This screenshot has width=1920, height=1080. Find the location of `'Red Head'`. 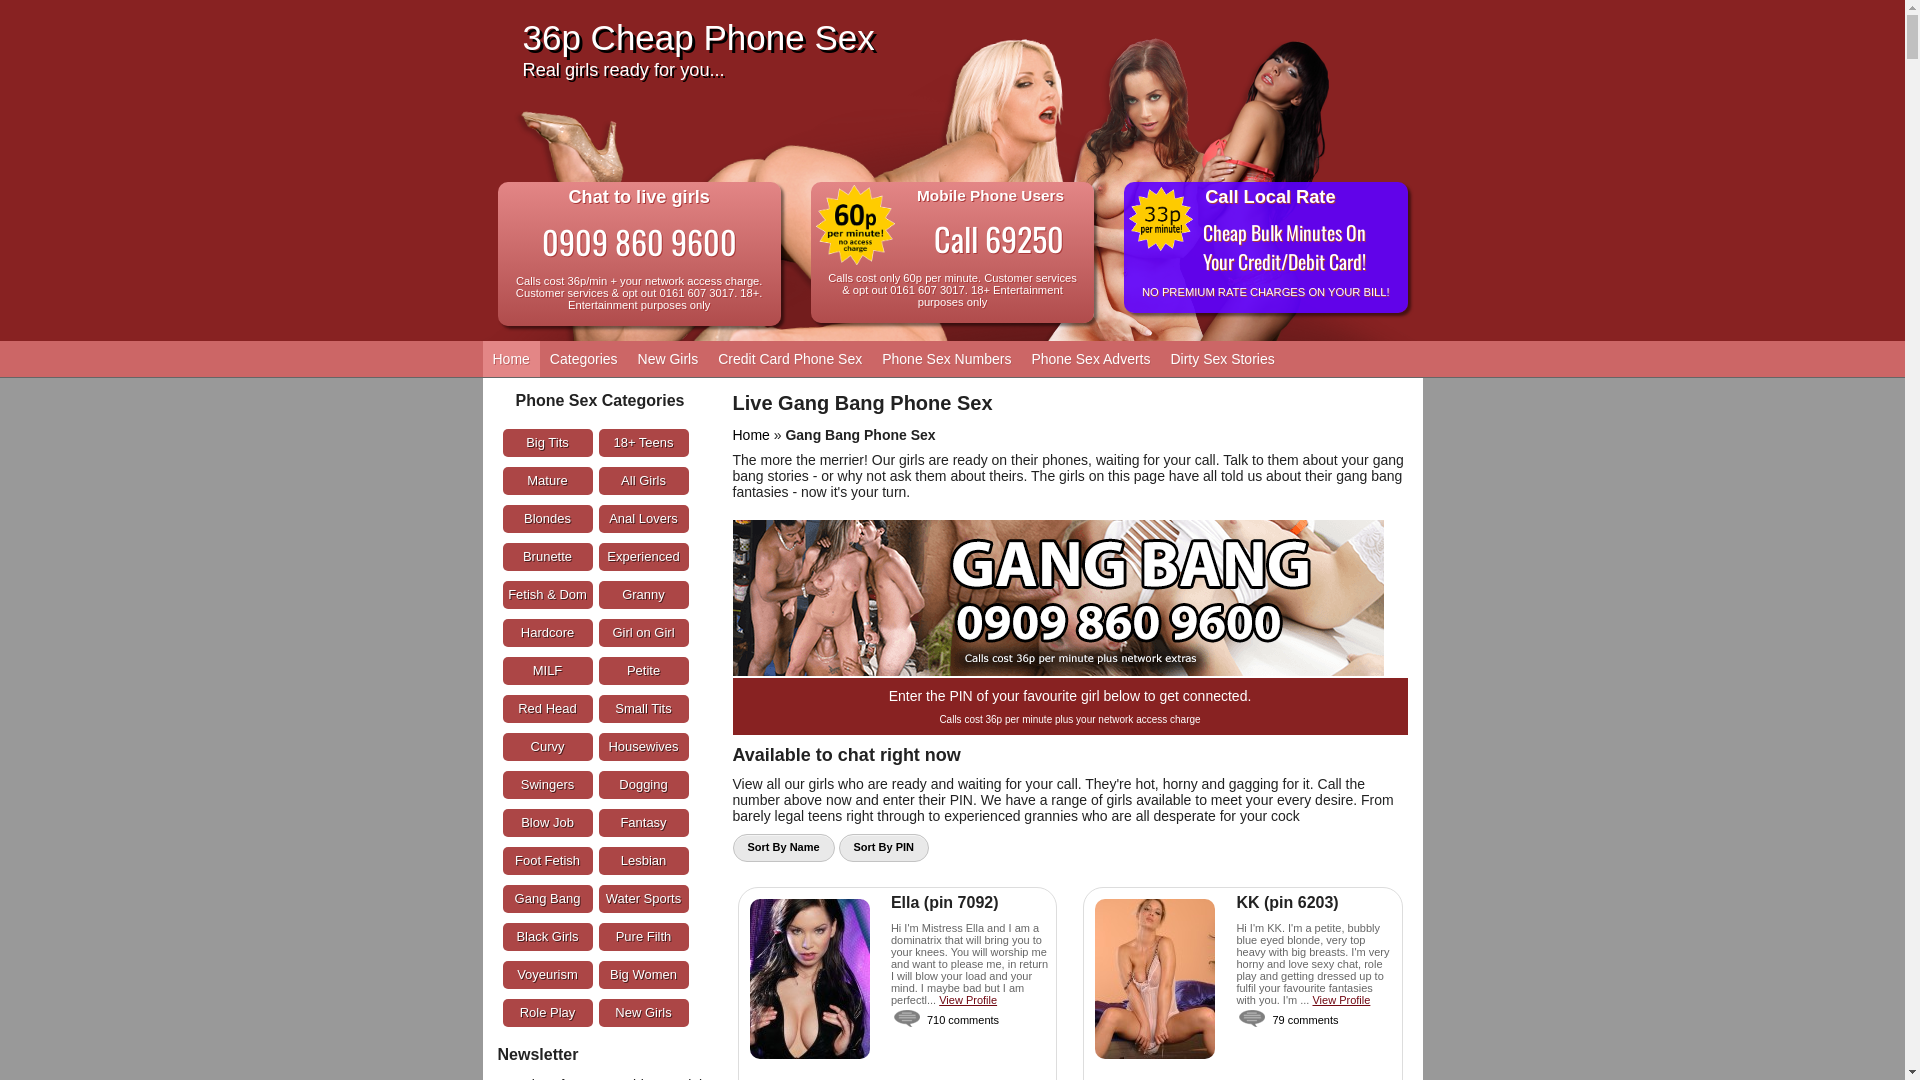

'Red Head' is located at coordinates (547, 708).